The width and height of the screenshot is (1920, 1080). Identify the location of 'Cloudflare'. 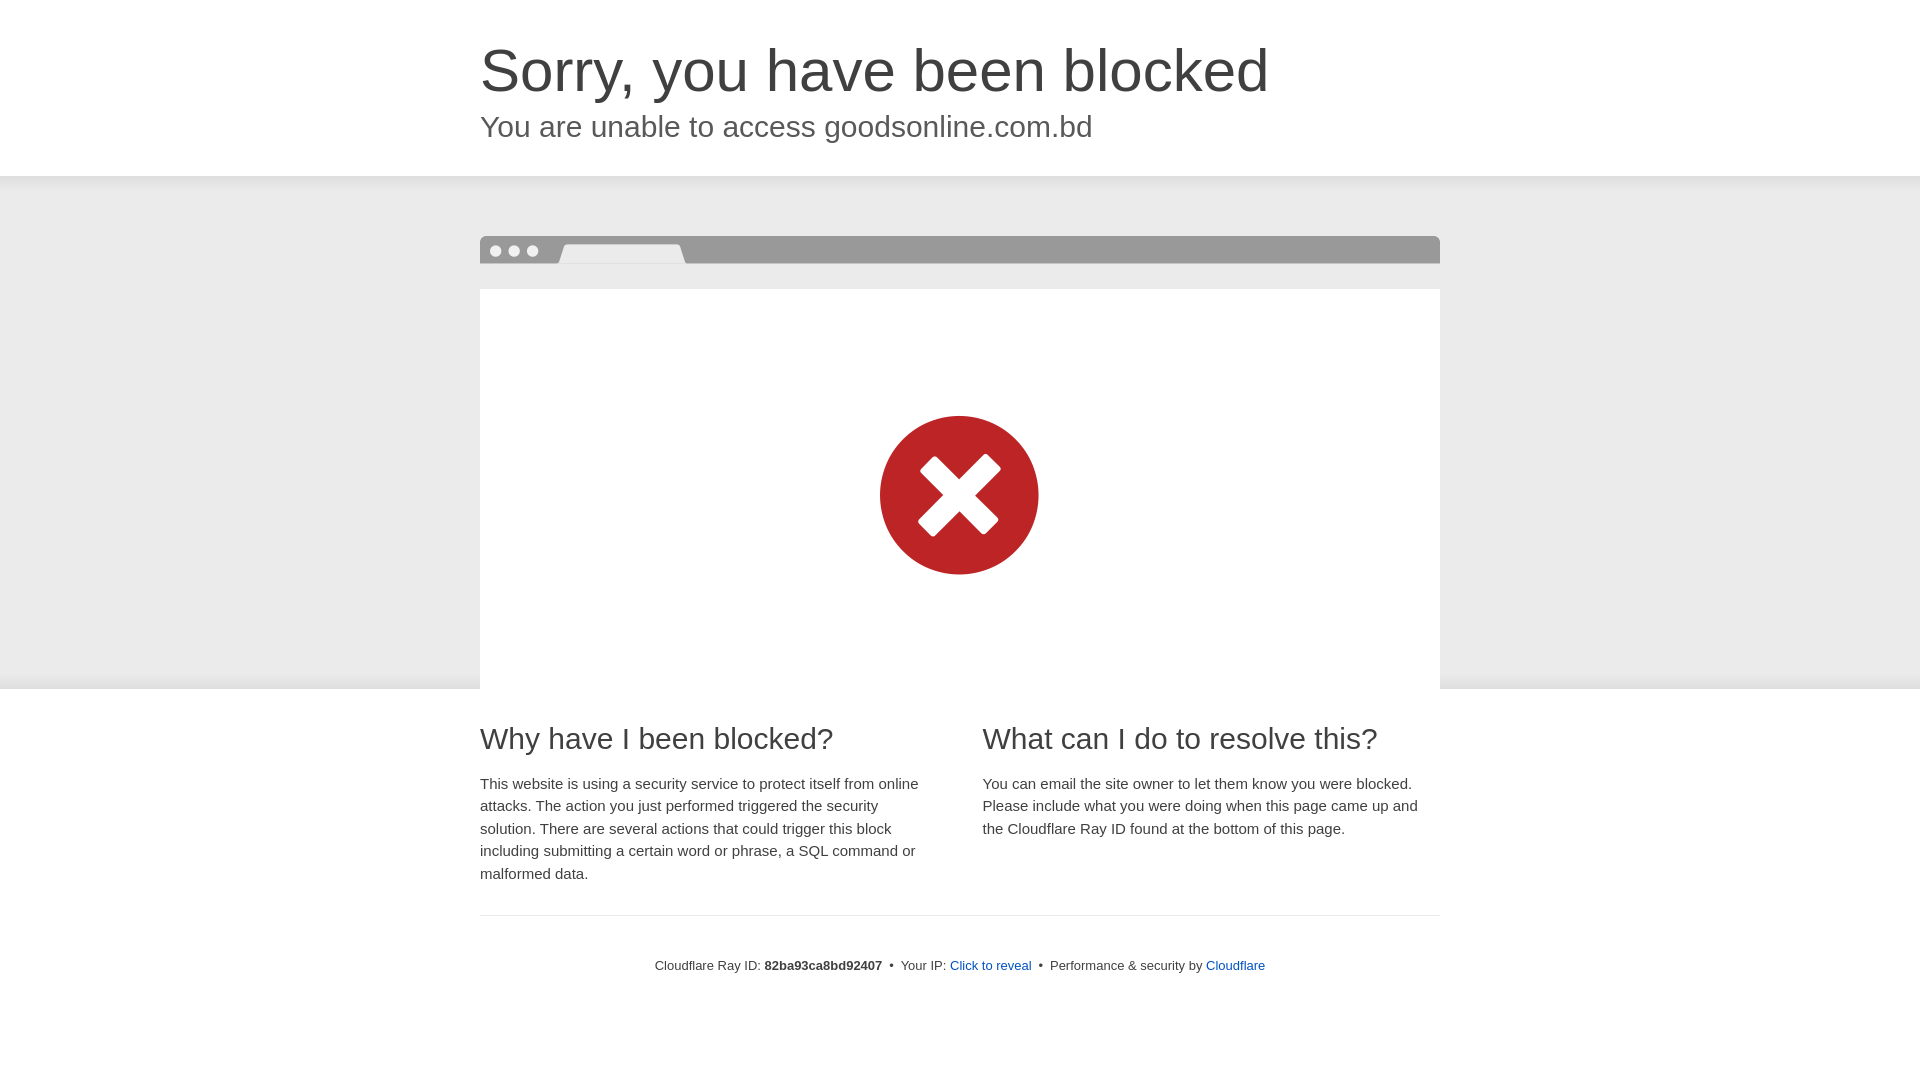
(1234, 964).